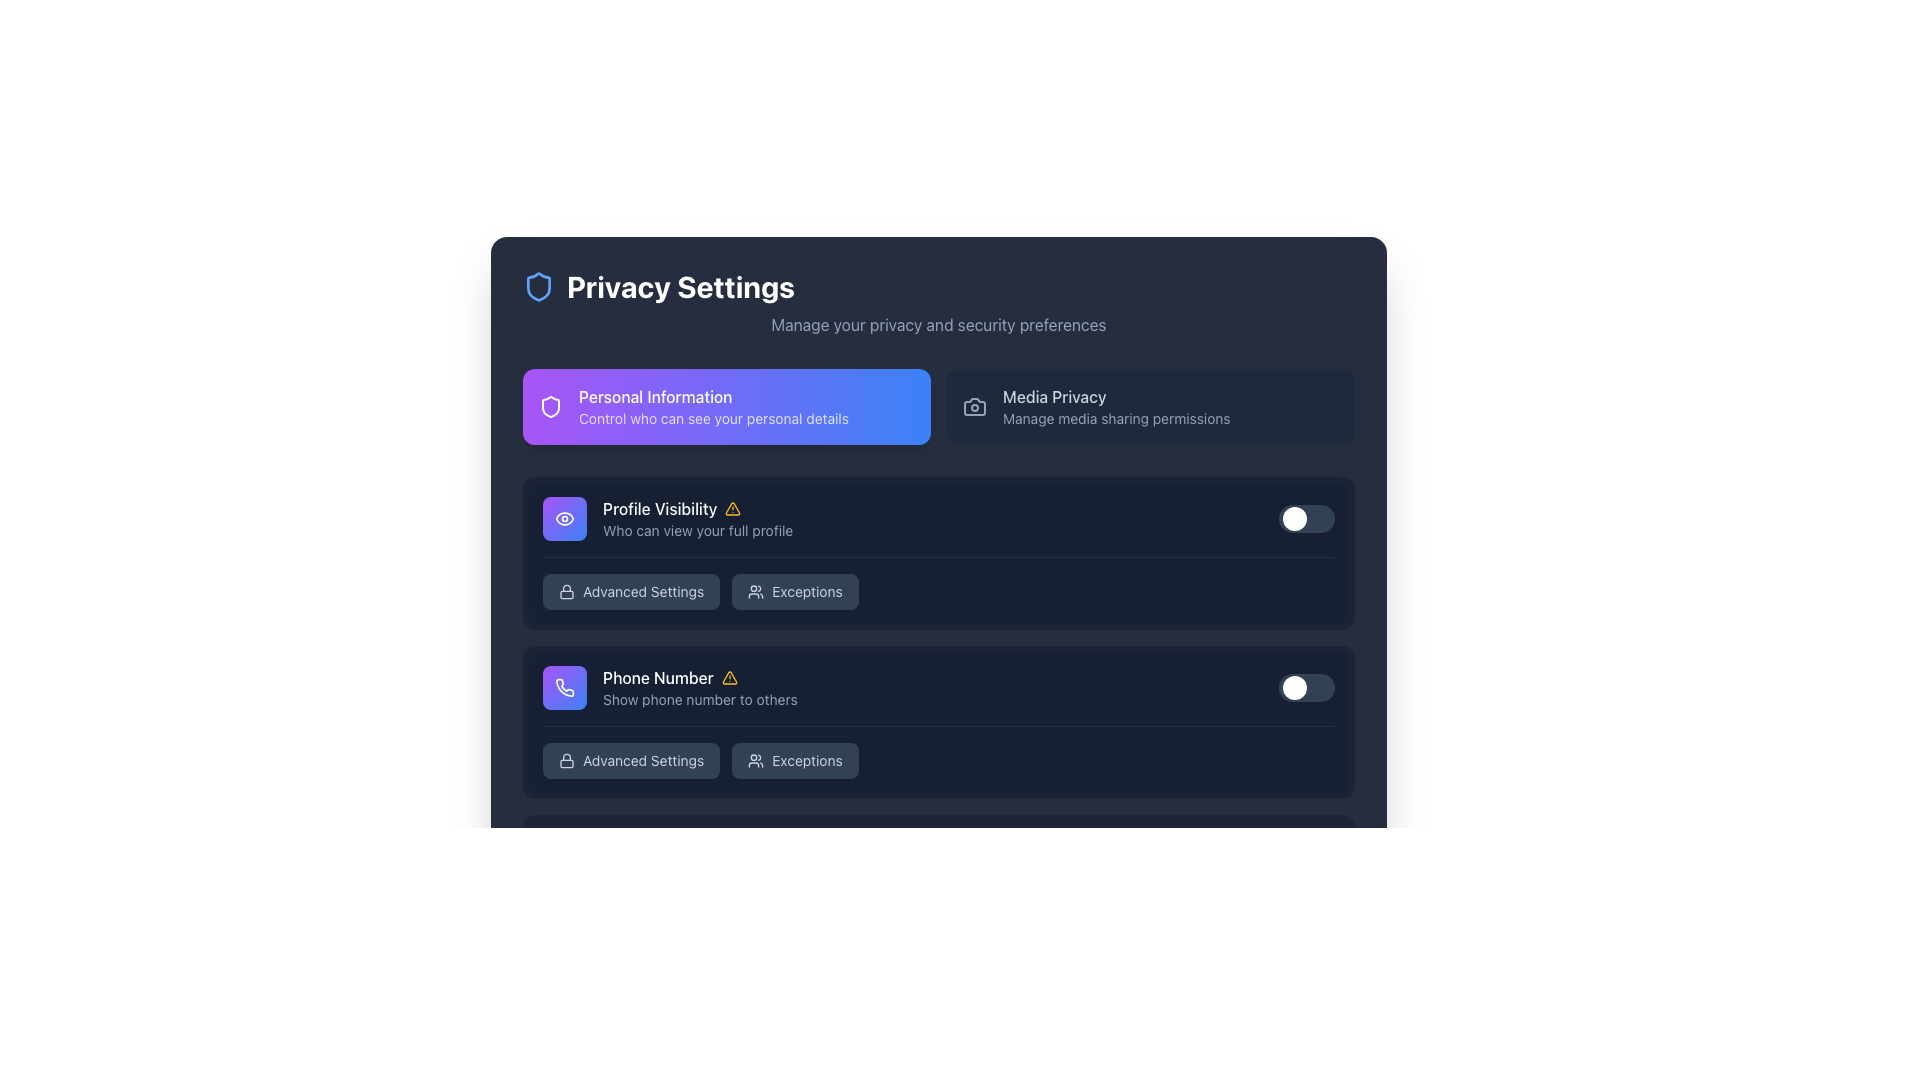  I want to click on the text label that says 'Manage your privacy and security preferences,' which is located beneath the 'Privacy Settings' title on a dark background, so click(938, 323).